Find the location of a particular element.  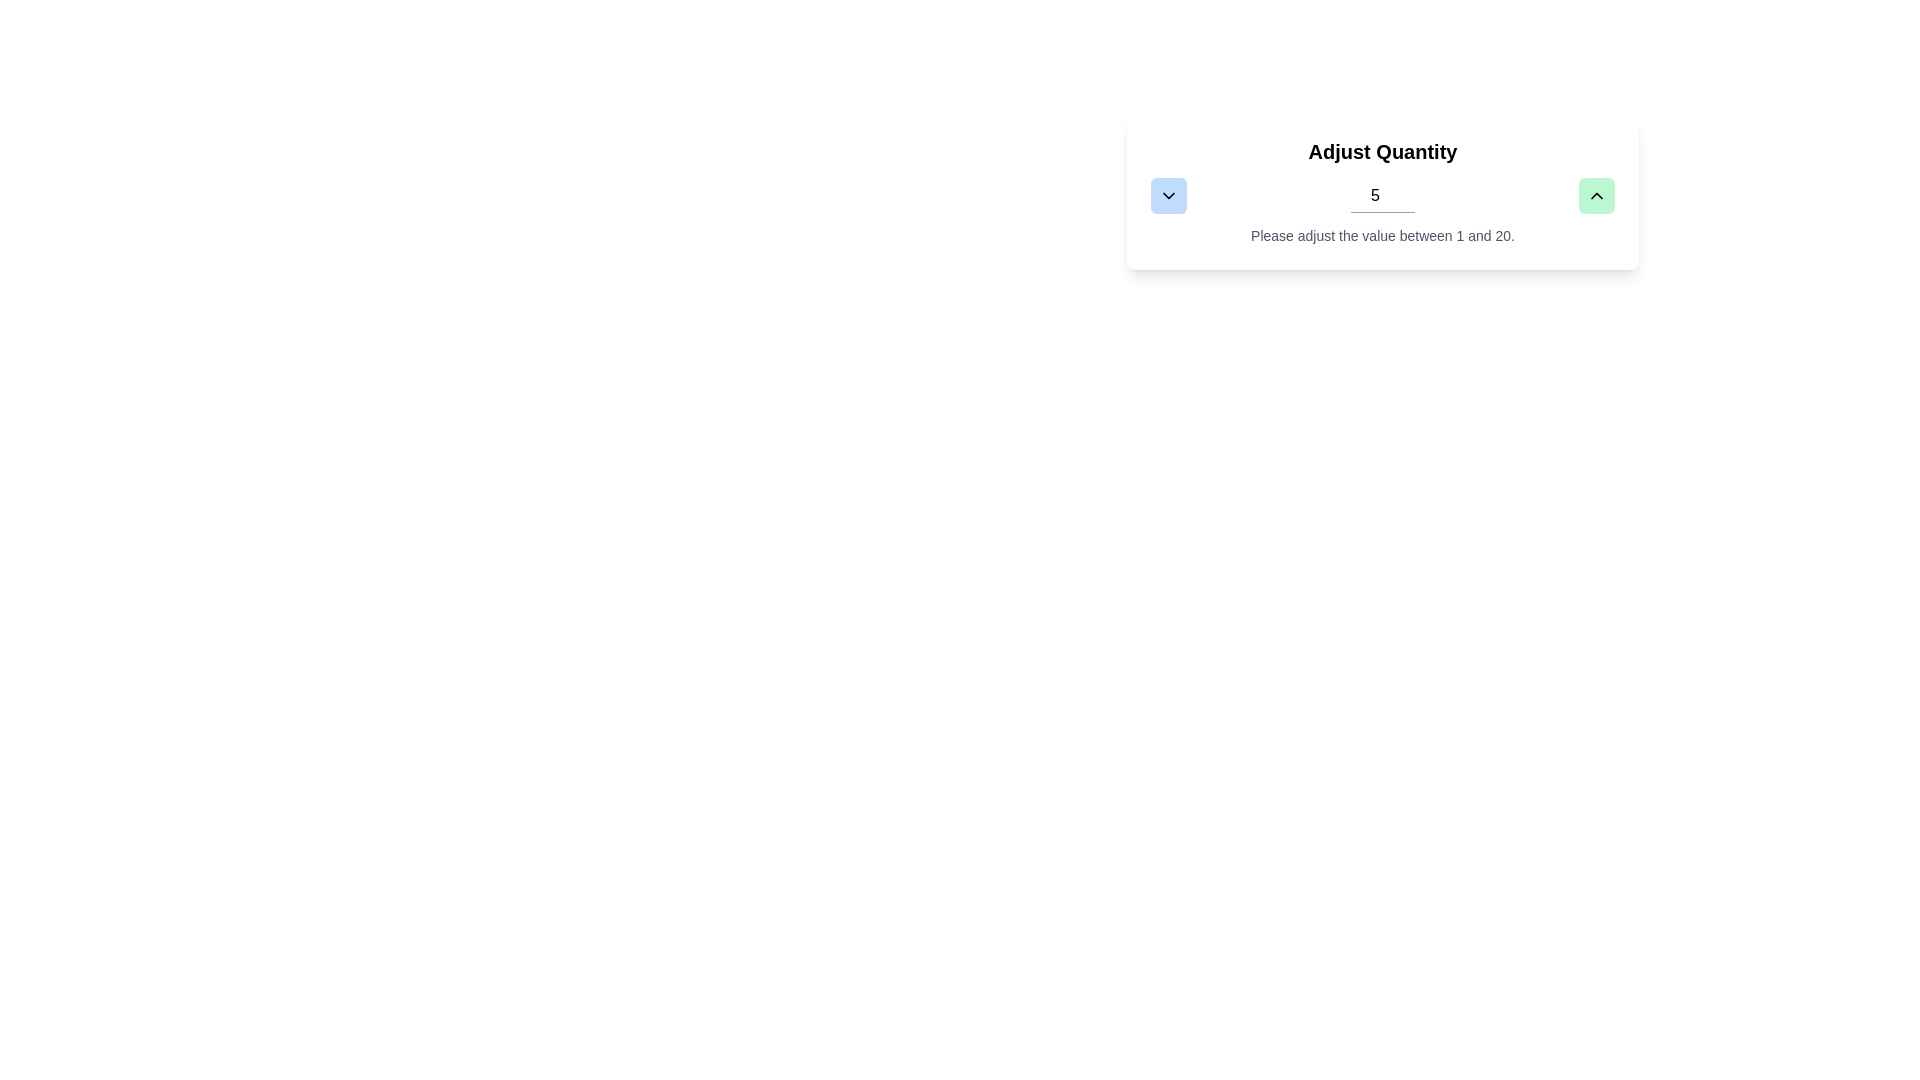

the static text element that provides guidance on acceptable input values, located below the numeric input field and between two interactive arrow buttons is located at coordinates (1381, 234).